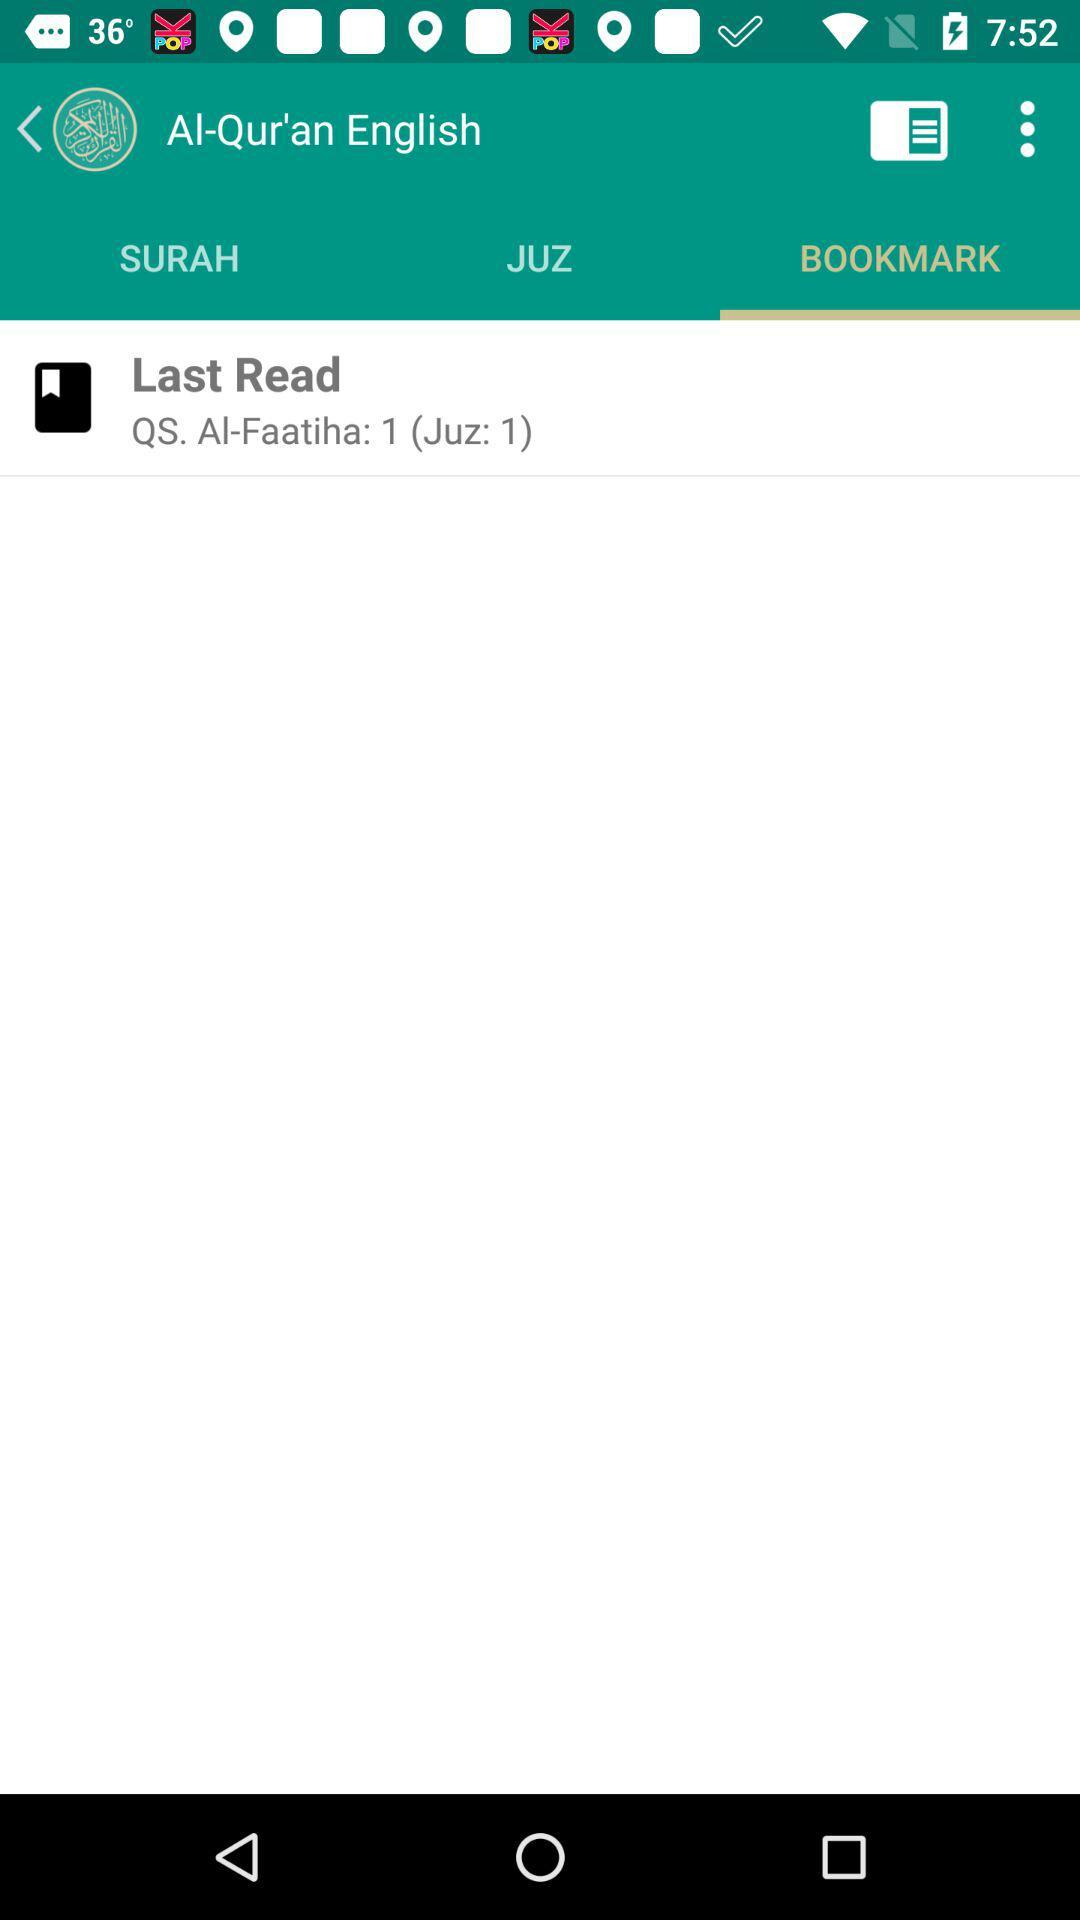 Image resolution: width=1080 pixels, height=1920 pixels. What do you see at coordinates (75, 127) in the screenshot?
I see `the icon to the left of the al qur an` at bounding box center [75, 127].